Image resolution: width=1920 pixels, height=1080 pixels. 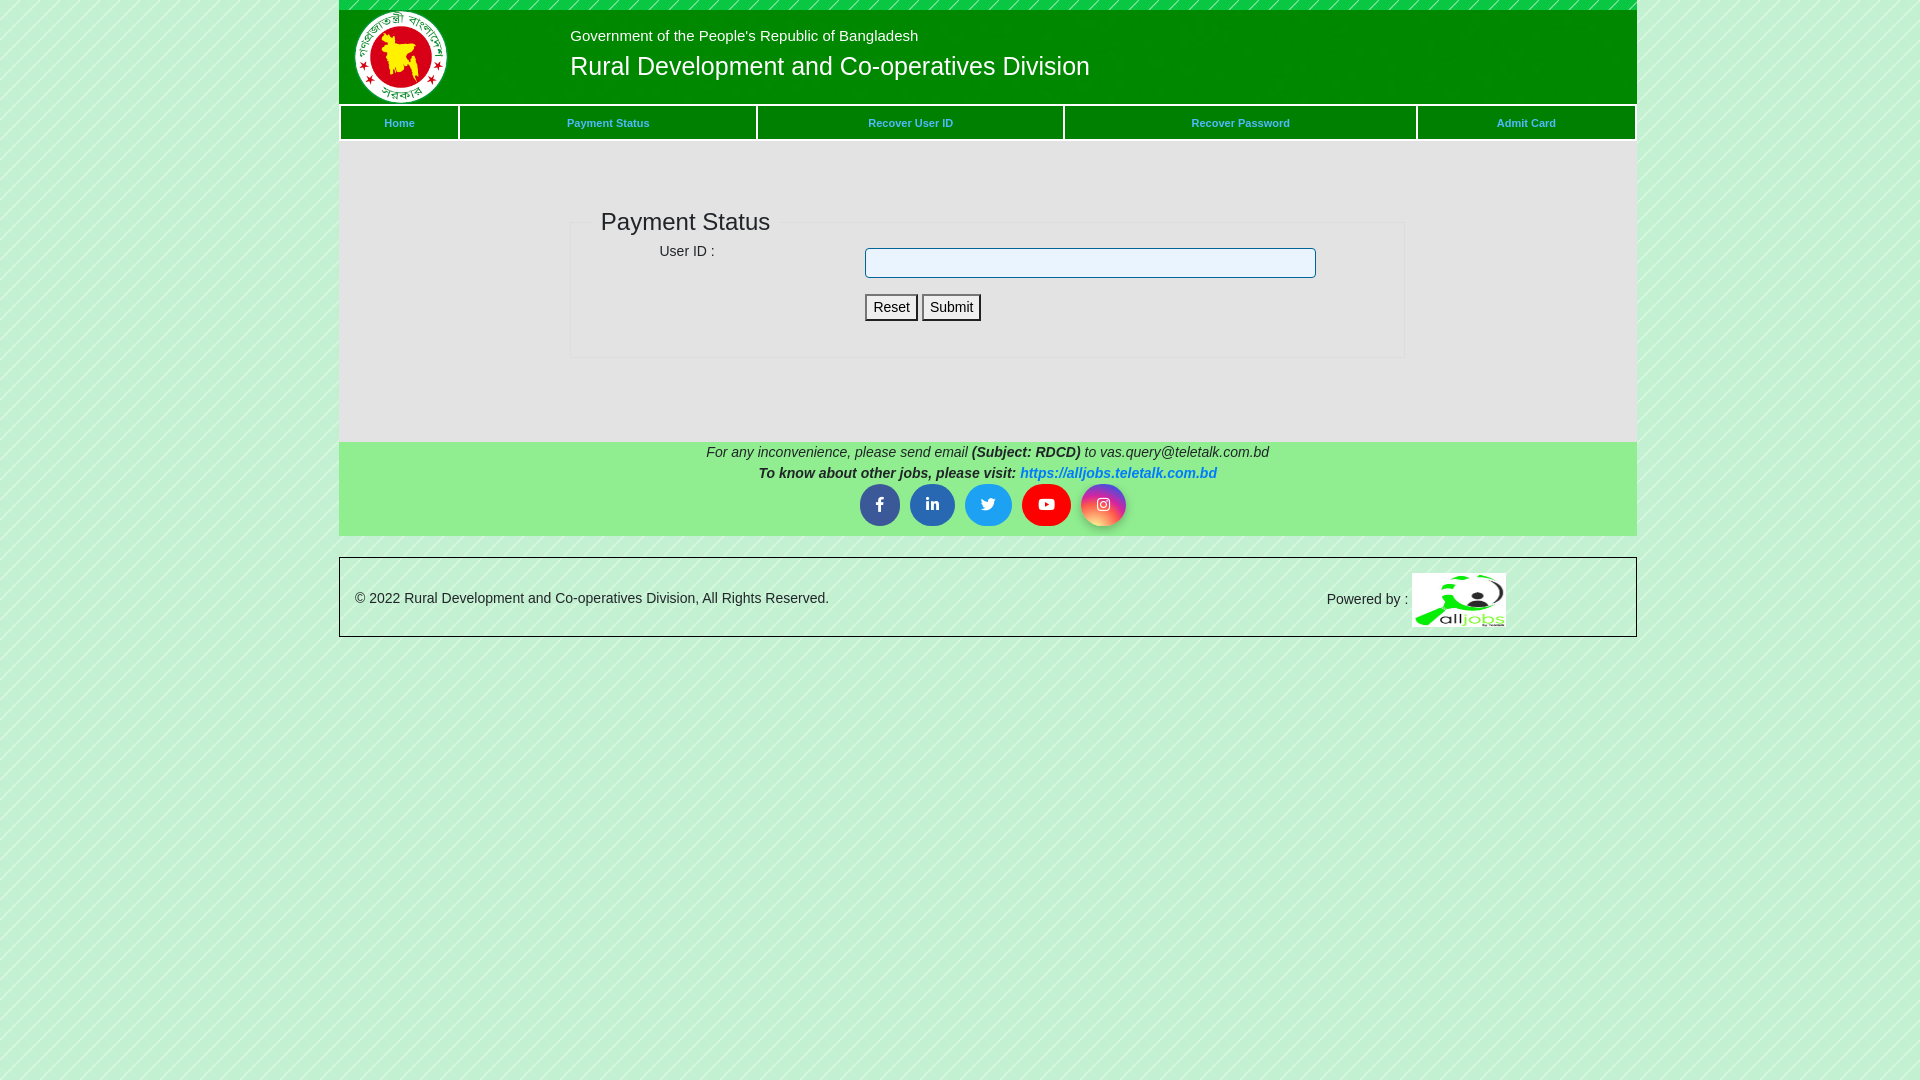 I want to click on 'Home', so click(x=399, y=123).